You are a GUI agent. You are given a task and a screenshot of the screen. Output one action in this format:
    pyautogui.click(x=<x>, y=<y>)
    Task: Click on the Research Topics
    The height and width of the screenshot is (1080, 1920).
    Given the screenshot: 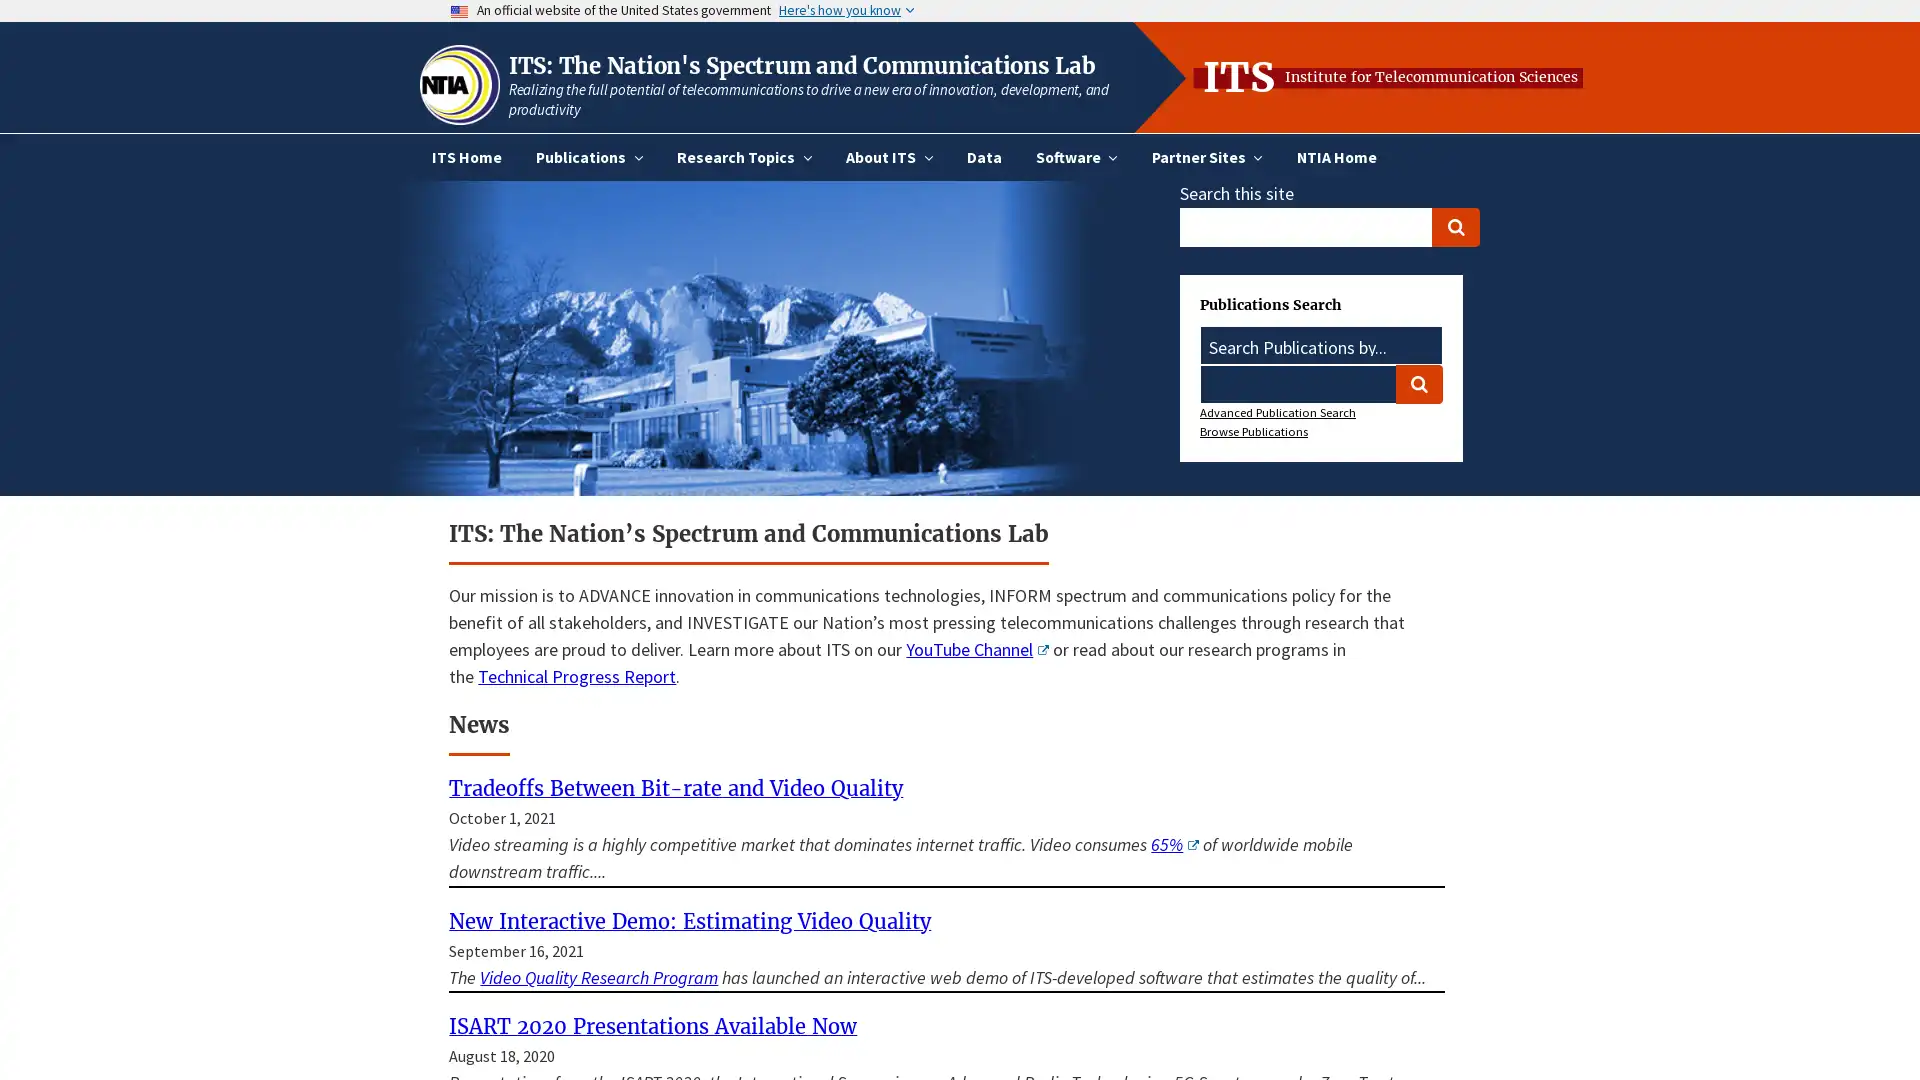 What is the action you would take?
    pyautogui.click(x=743, y=156)
    